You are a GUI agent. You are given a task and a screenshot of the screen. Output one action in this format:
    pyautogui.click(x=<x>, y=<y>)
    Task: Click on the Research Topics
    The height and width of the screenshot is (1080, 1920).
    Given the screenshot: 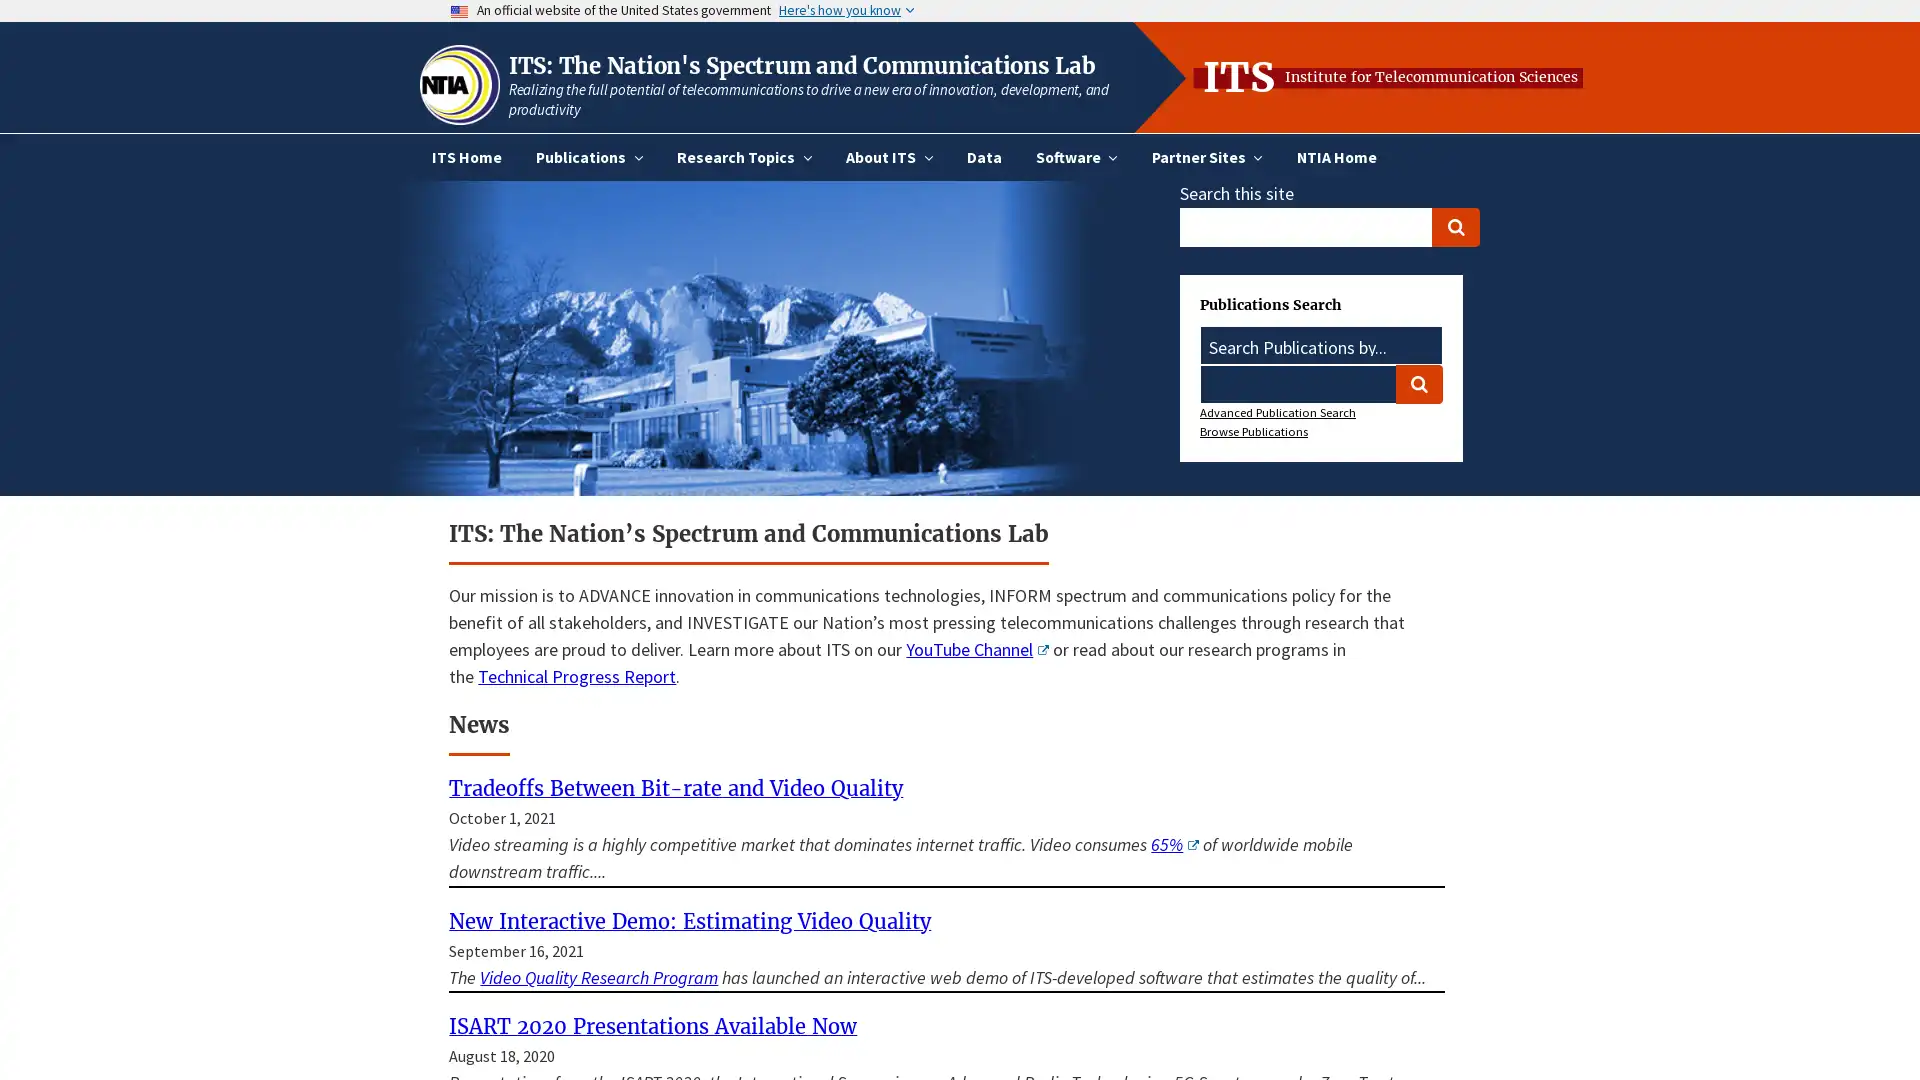 What is the action you would take?
    pyautogui.click(x=743, y=156)
    